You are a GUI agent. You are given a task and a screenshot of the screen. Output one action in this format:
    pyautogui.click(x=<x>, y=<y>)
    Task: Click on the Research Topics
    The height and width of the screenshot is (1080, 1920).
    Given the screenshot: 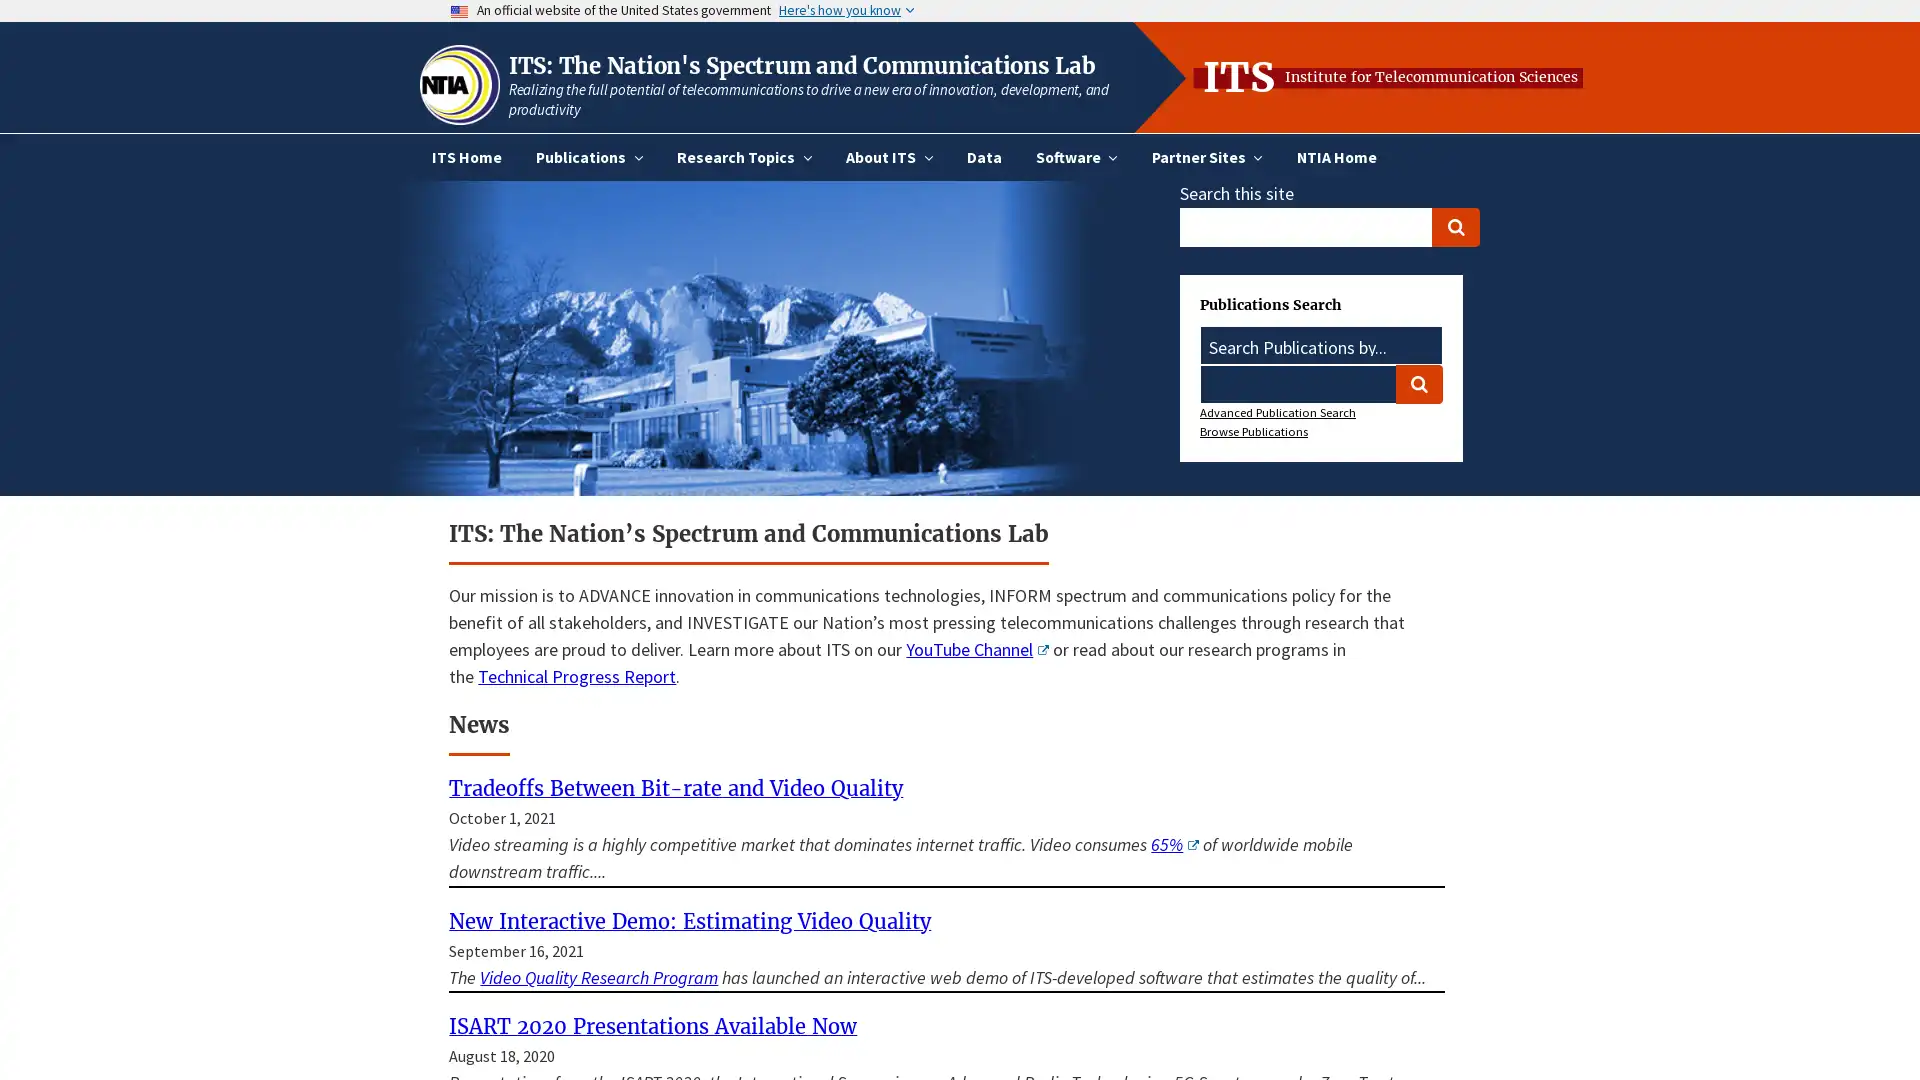 What is the action you would take?
    pyautogui.click(x=743, y=156)
    